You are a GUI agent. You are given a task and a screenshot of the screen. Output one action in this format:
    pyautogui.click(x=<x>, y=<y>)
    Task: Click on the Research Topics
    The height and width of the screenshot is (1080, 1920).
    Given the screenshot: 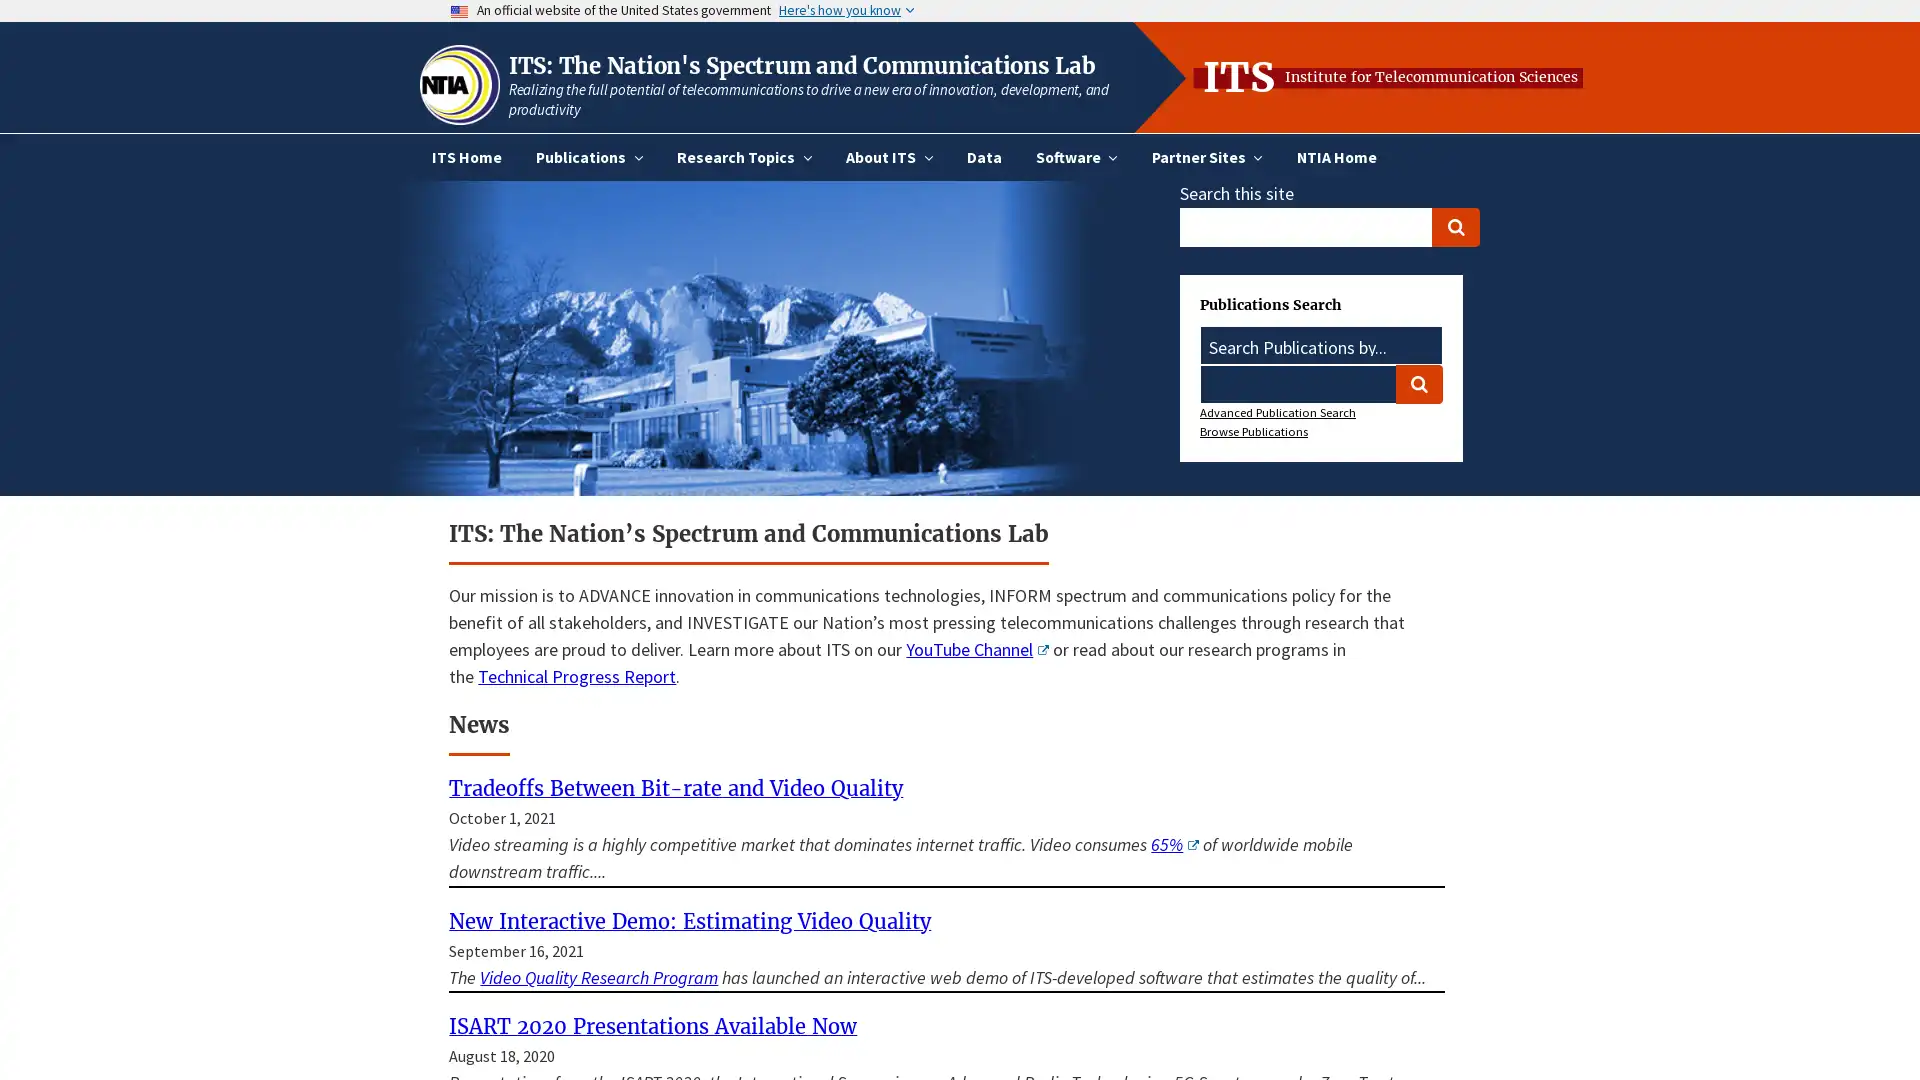 What is the action you would take?
    pyautogui.click(x=743, y=156)
    